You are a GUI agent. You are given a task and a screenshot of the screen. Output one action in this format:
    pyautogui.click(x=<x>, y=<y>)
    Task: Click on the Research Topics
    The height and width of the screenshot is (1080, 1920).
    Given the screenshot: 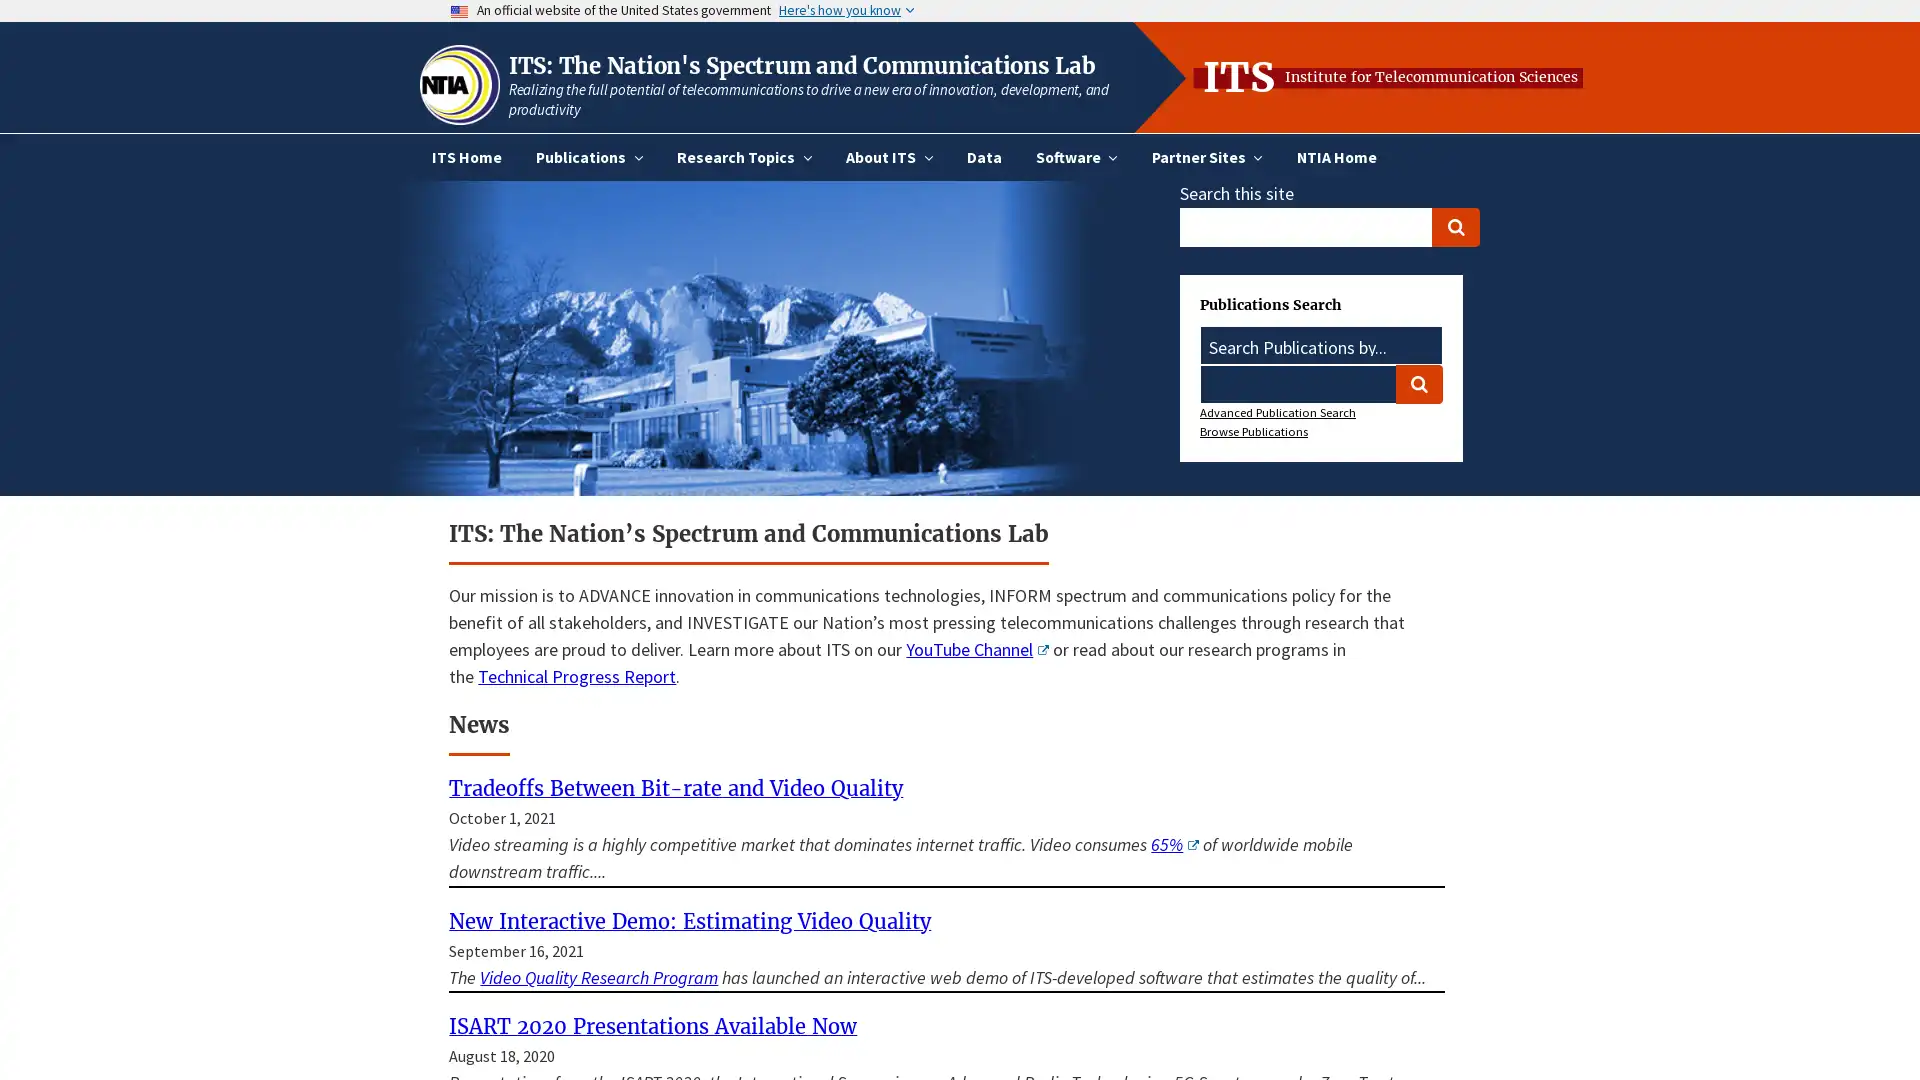 What is the action you would take?
    pyautogui.click(x=743, y=156)
    